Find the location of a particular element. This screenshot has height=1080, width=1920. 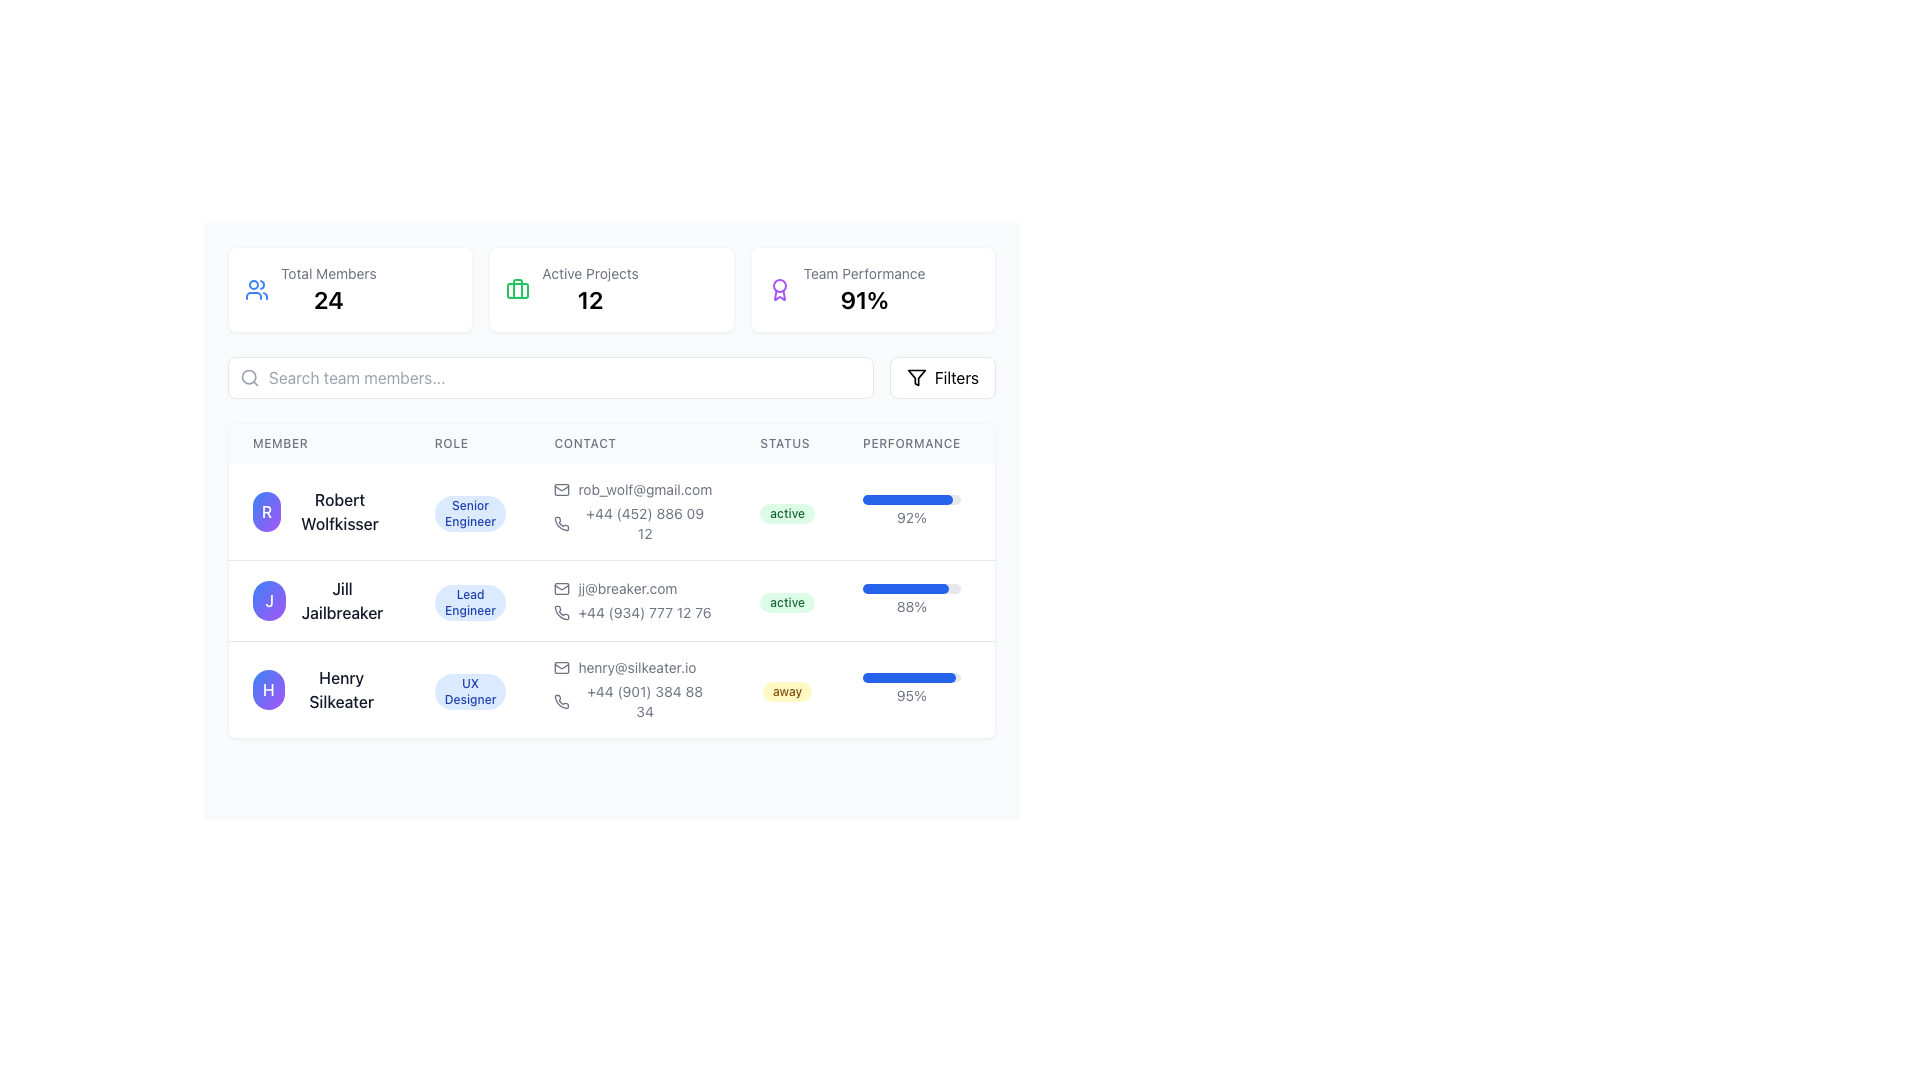

the progress bar with percentage label located in the 'Performance' section of Henry Silkeater's row is located at coordinates (911, 688).